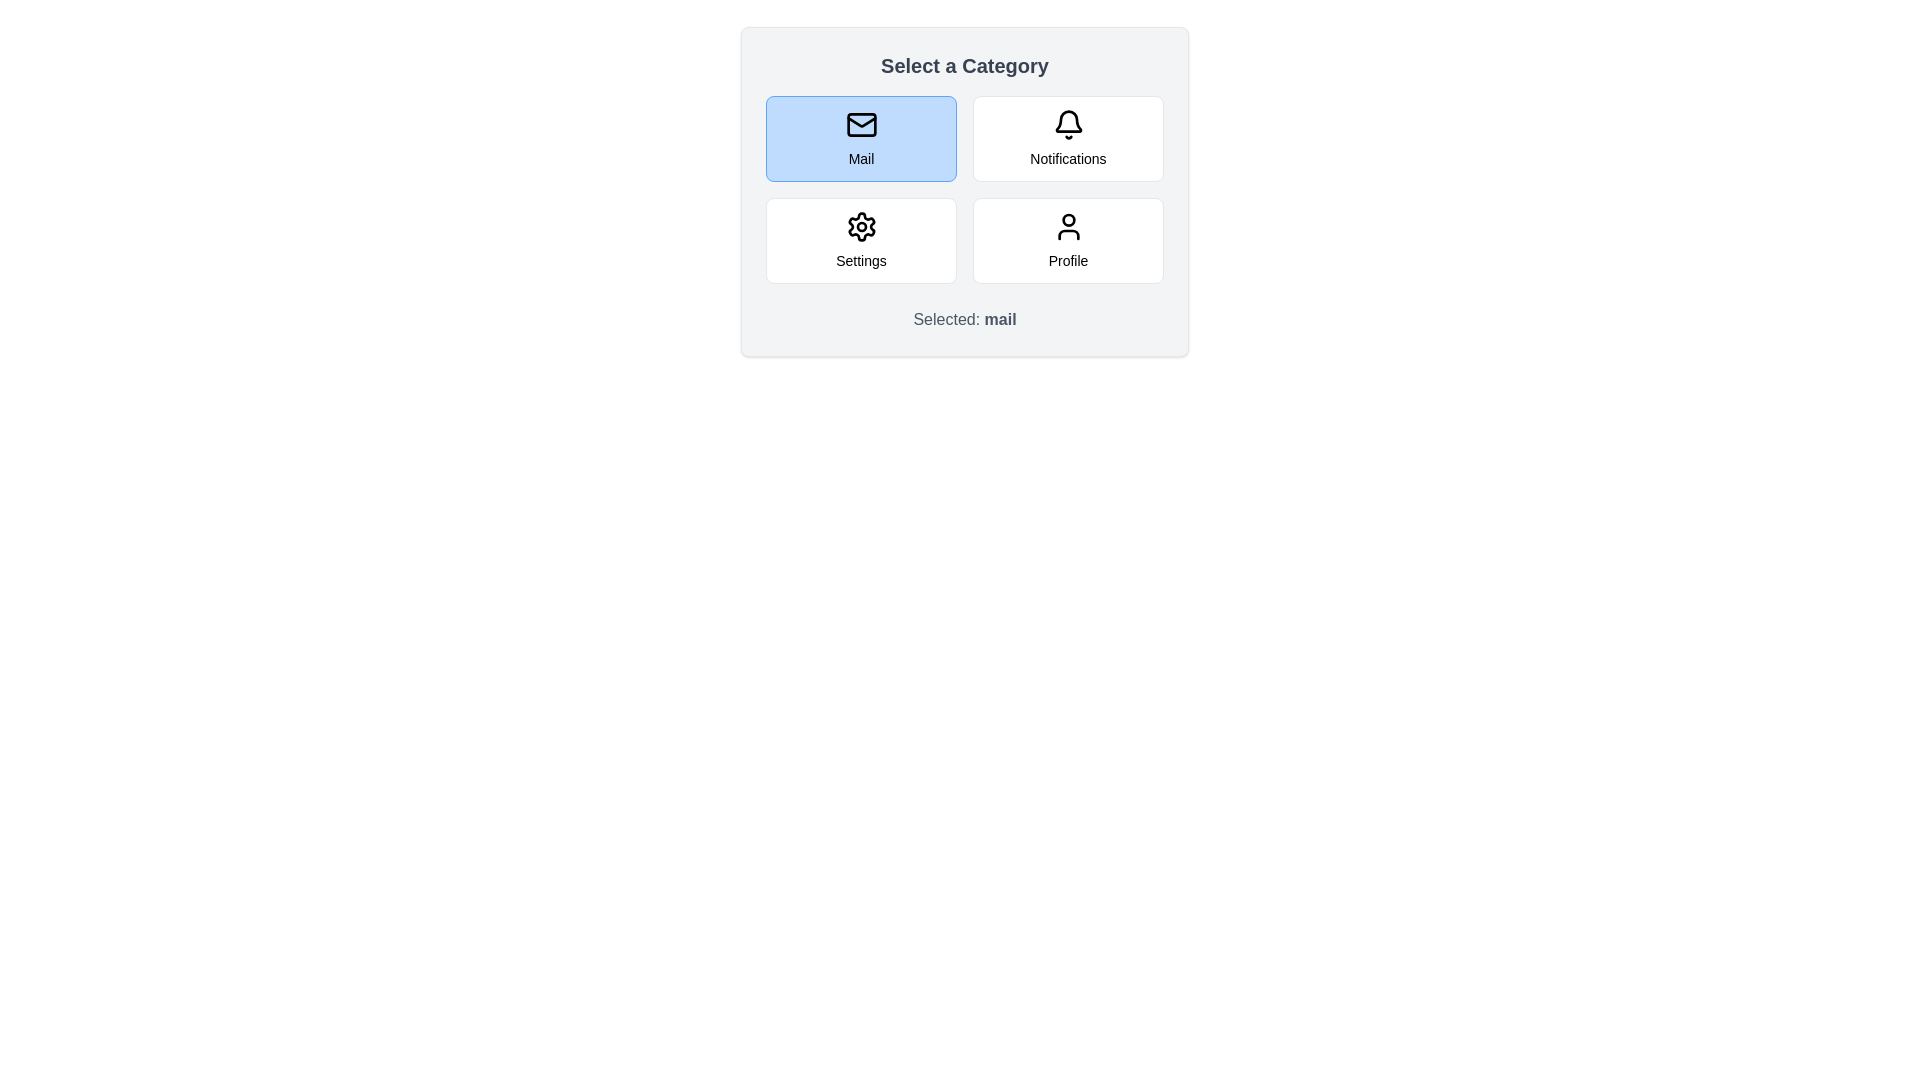  I want to click on the Mail button to select it, so click(861, 137).